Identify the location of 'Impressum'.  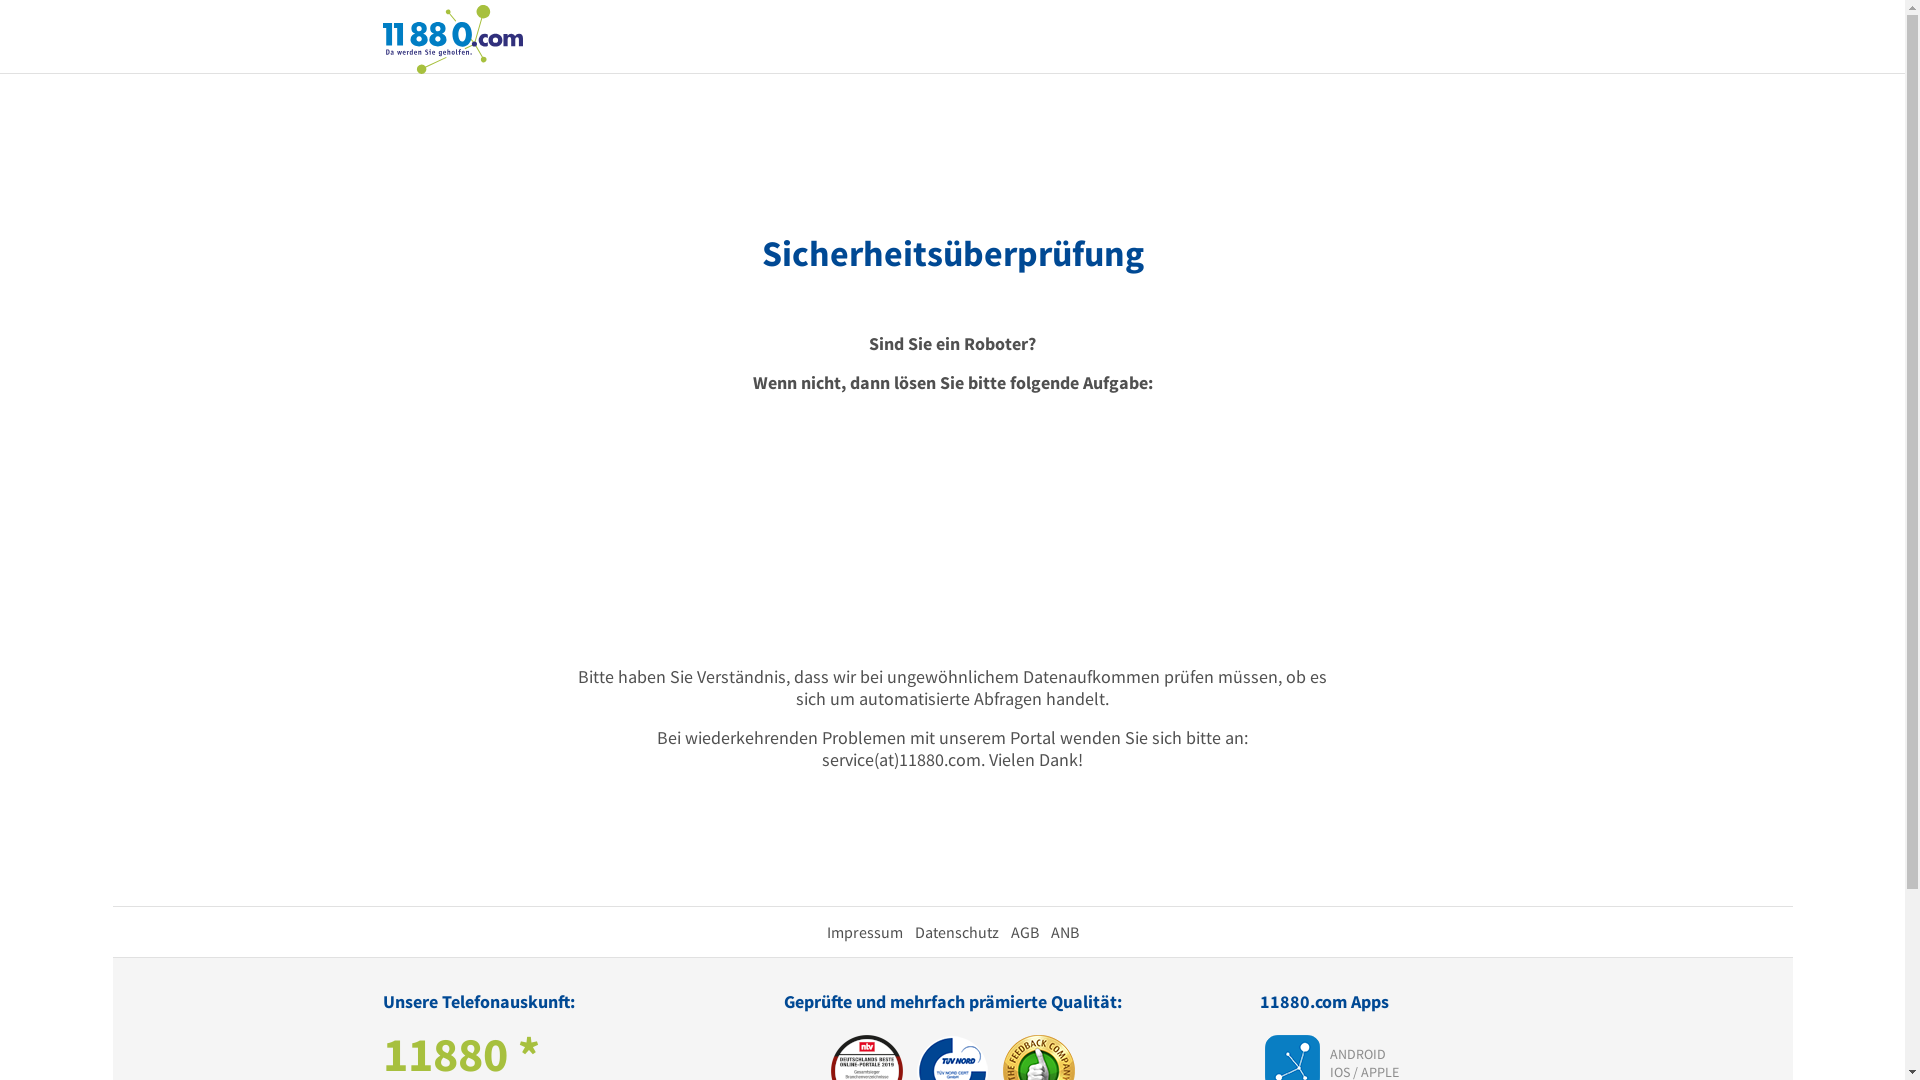
(864, 932).